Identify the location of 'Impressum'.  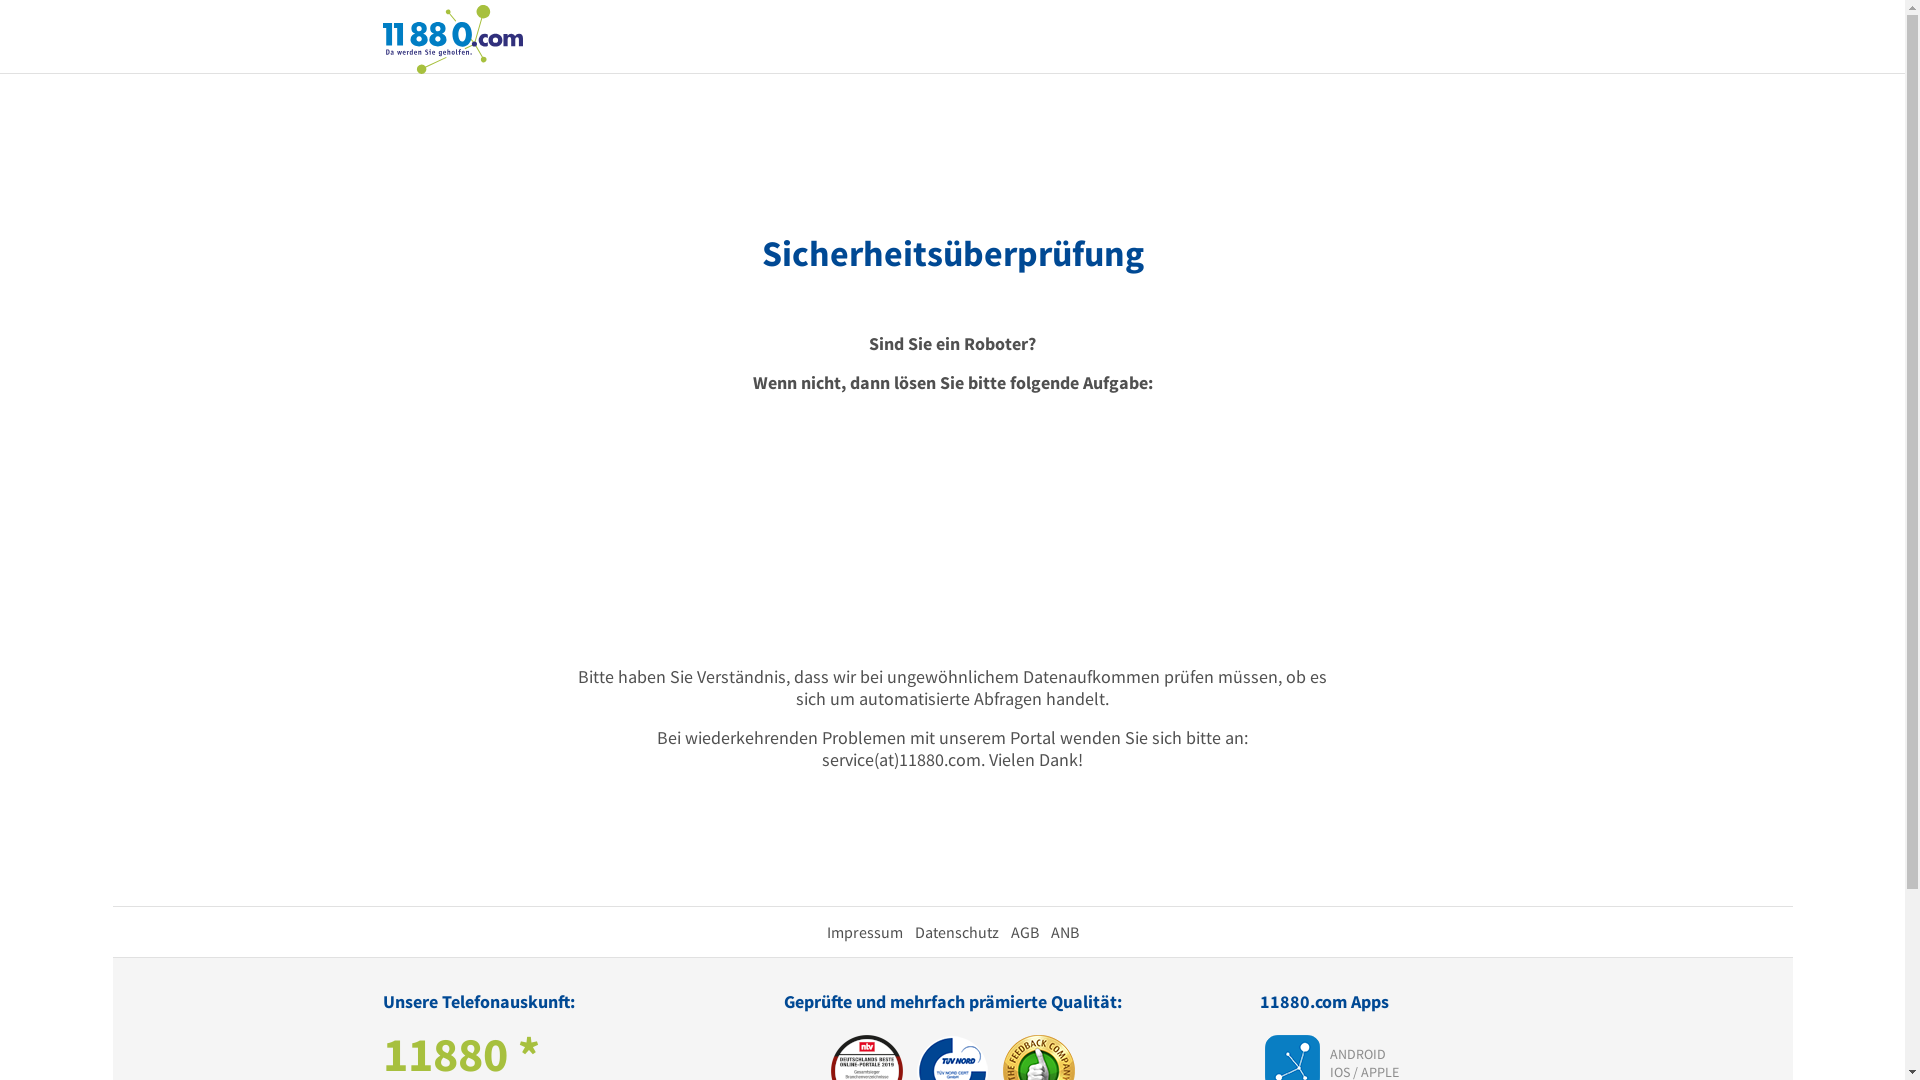
(864, 932).